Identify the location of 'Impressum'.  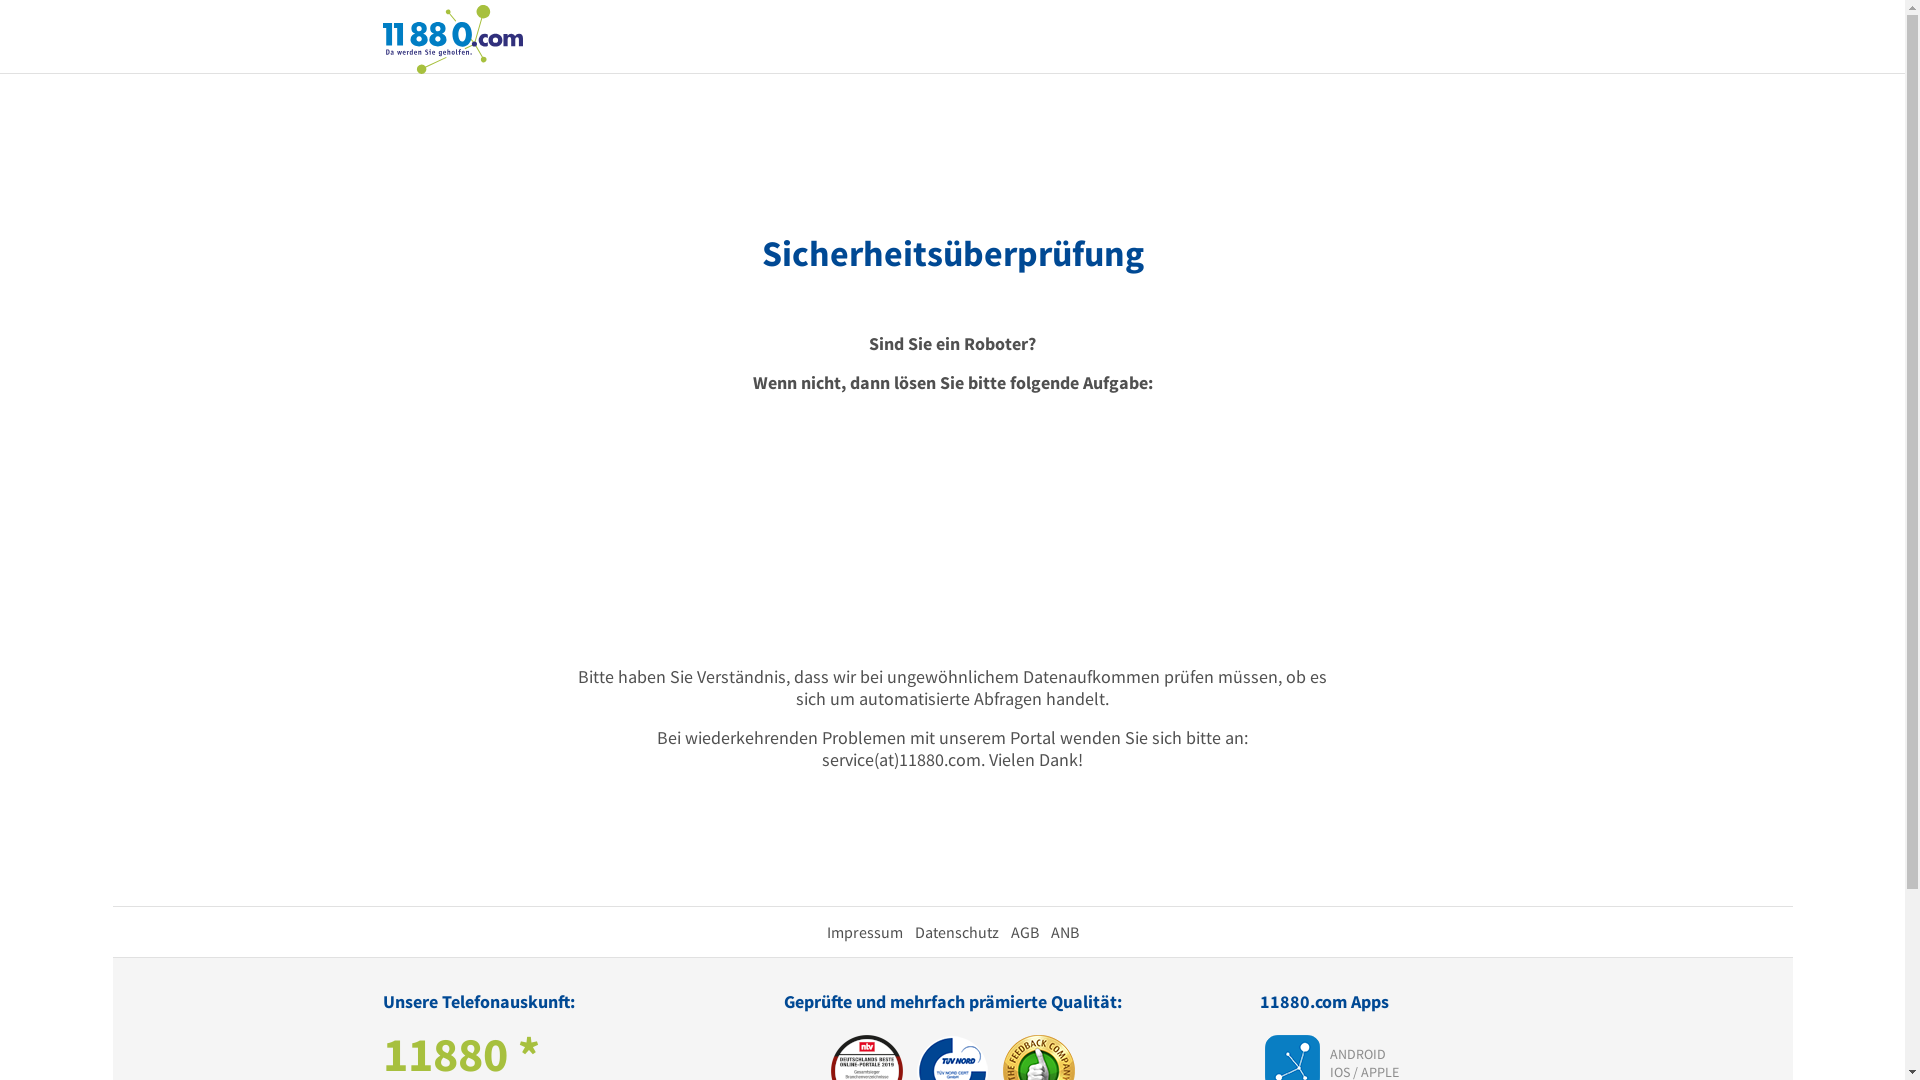
(864, 932).